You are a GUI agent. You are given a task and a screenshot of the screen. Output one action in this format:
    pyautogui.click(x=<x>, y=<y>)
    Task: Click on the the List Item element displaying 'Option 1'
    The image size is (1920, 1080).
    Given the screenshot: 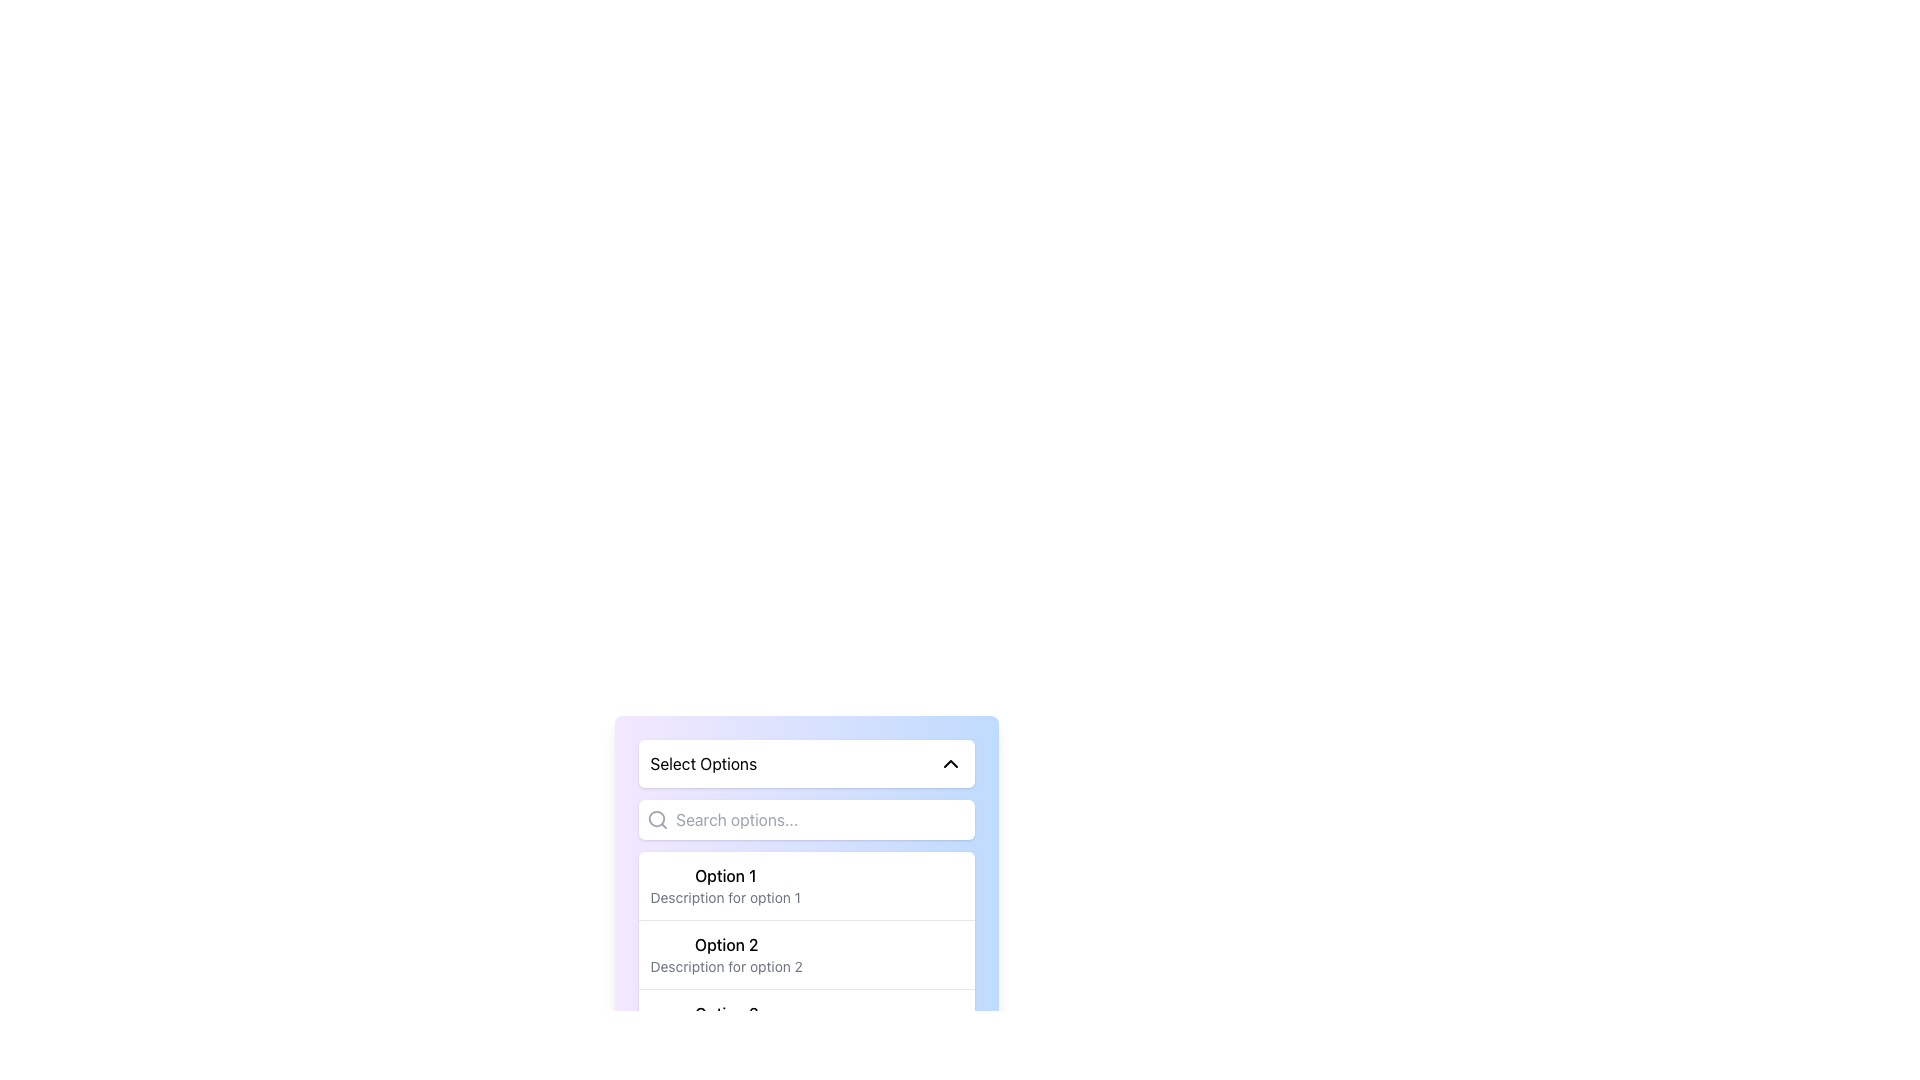 What is the action you would take?
    pyautogui.click(x=806, y=885)
    